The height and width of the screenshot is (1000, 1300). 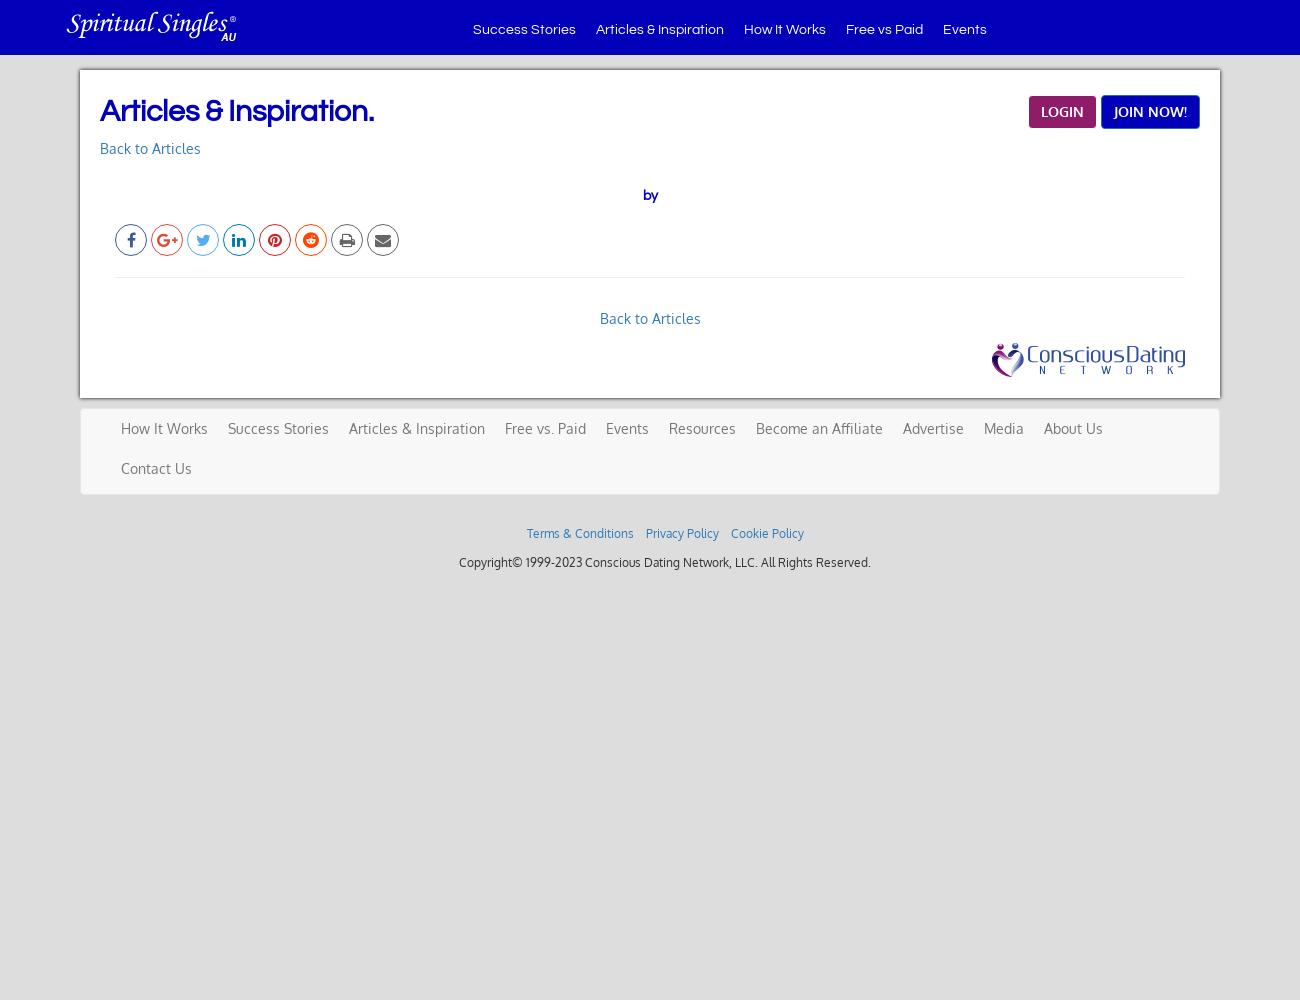 I want to click on 'JOIN NOW!', so click(x=1149, y=110).